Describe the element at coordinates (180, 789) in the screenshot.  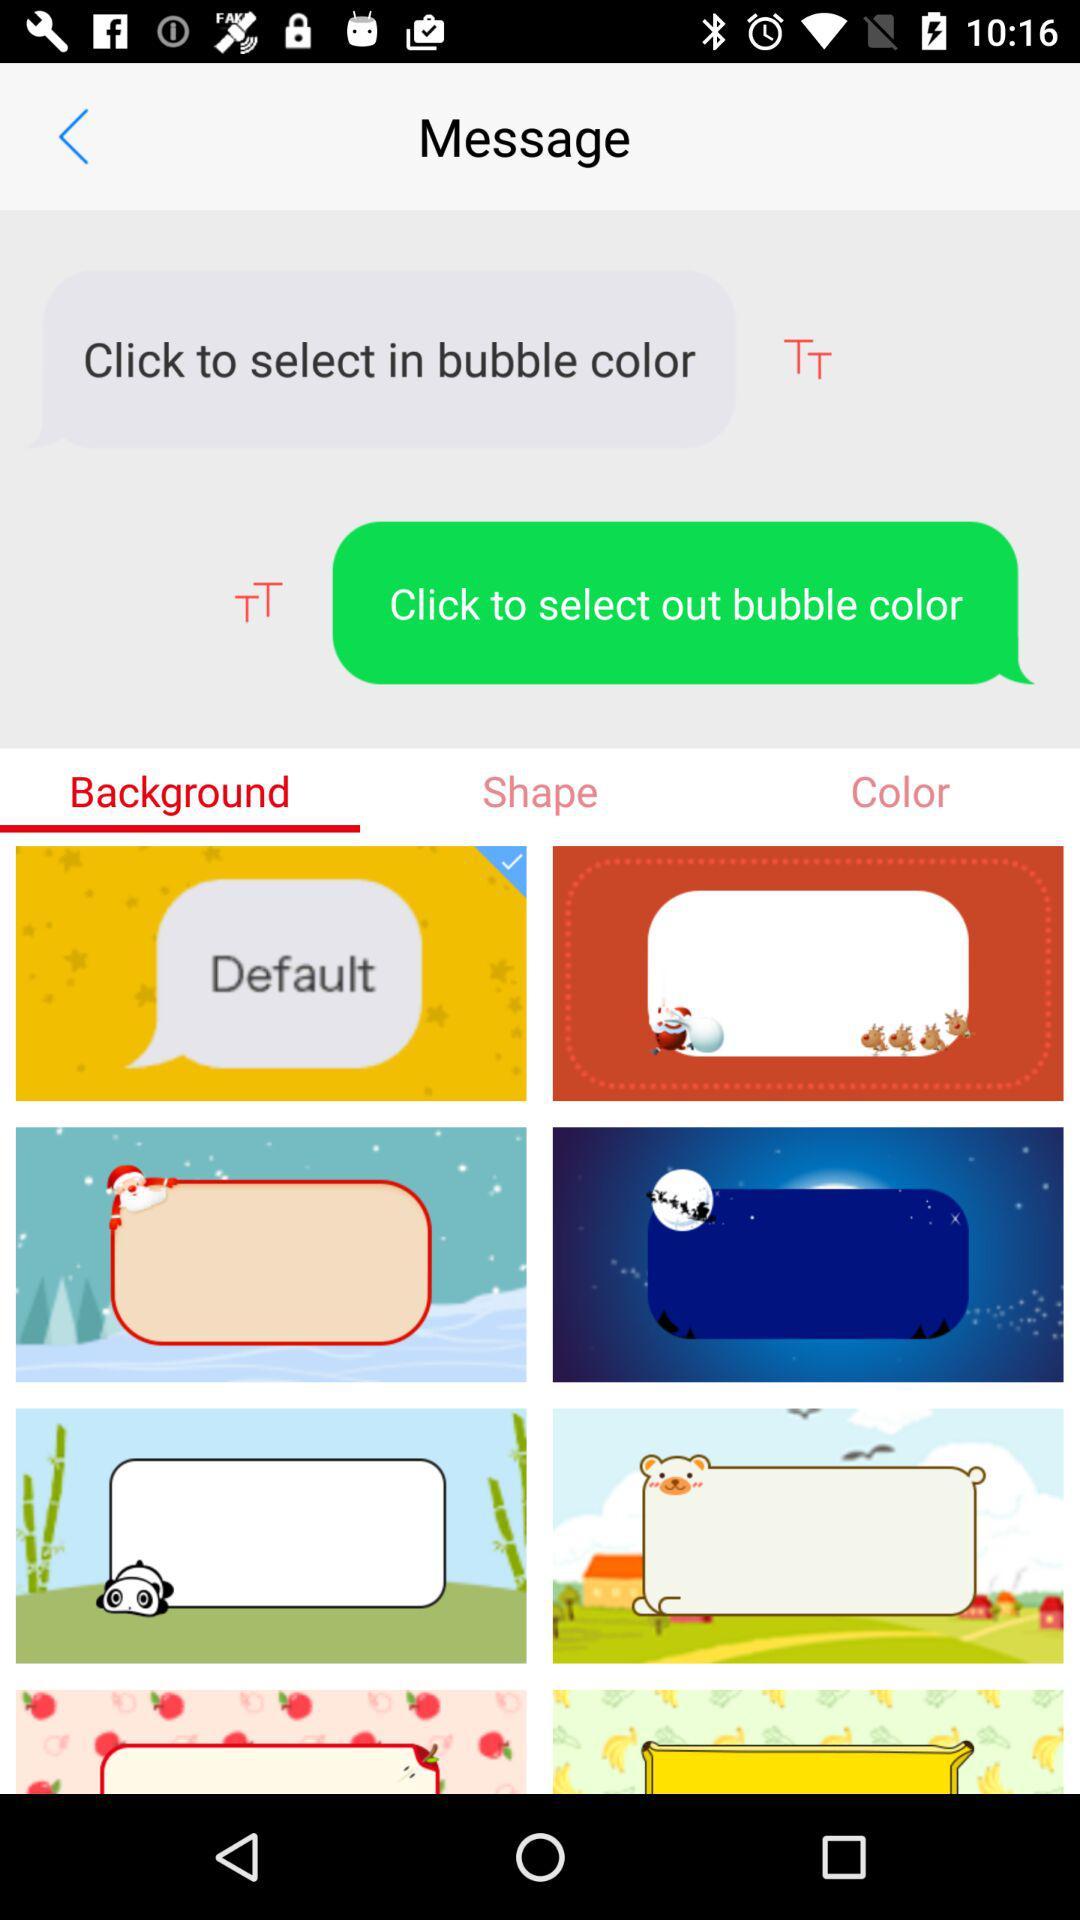
I see `icon to the left of the shape` at that location.